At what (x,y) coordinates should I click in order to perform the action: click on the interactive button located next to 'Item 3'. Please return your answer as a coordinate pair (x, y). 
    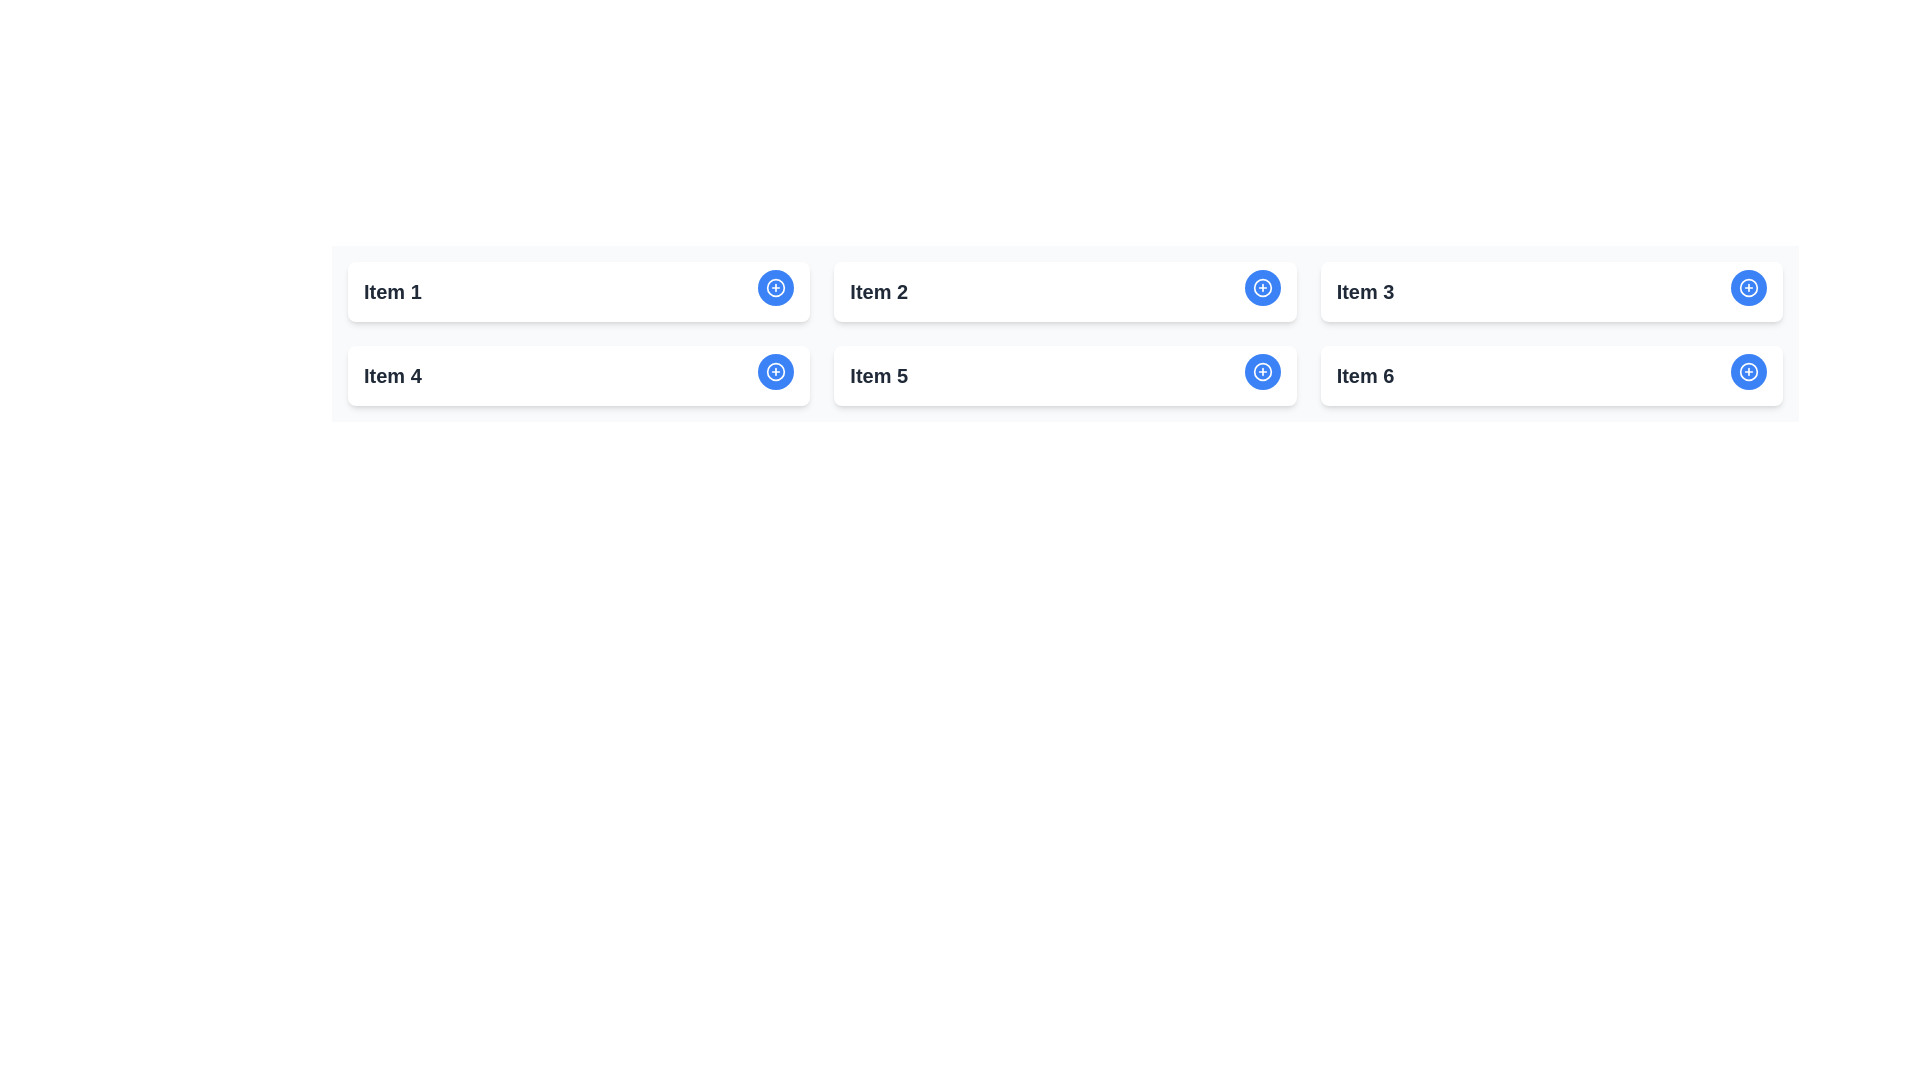
    Looking at the image, I should click on (1261, 288).